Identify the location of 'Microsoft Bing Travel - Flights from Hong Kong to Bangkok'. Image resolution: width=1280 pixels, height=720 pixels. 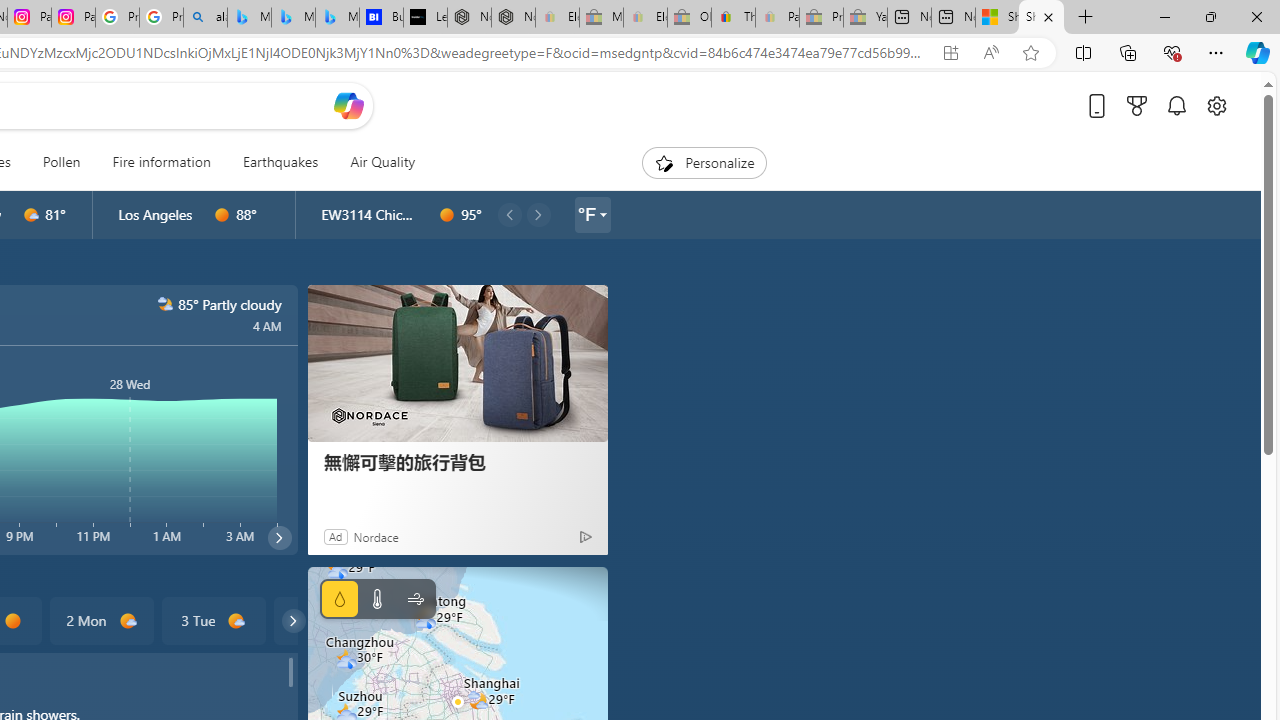
(248, 17).